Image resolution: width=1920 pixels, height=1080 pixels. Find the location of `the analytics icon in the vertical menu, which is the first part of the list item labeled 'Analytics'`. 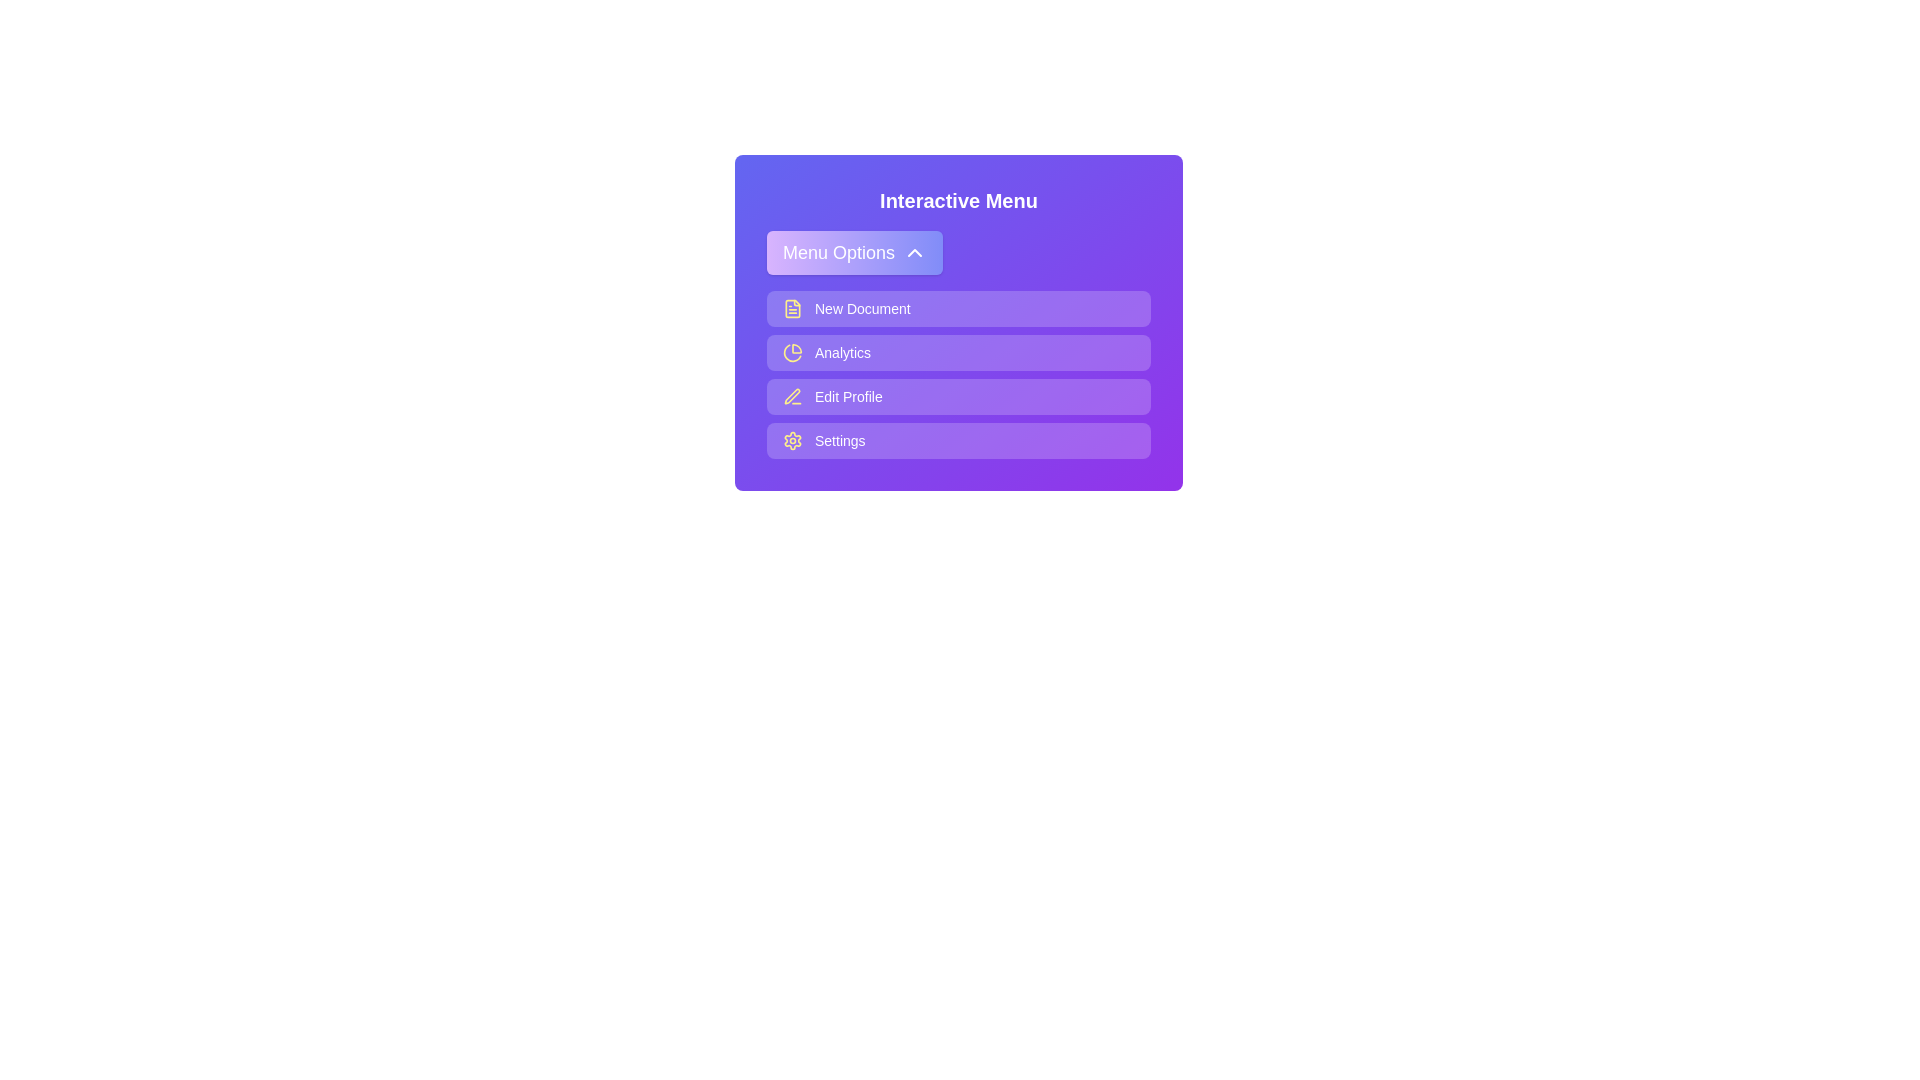

the analytics icon in the vertical menu, which is the first part of the list item labeled 'Analytics' is located at coordinates (791, 352).